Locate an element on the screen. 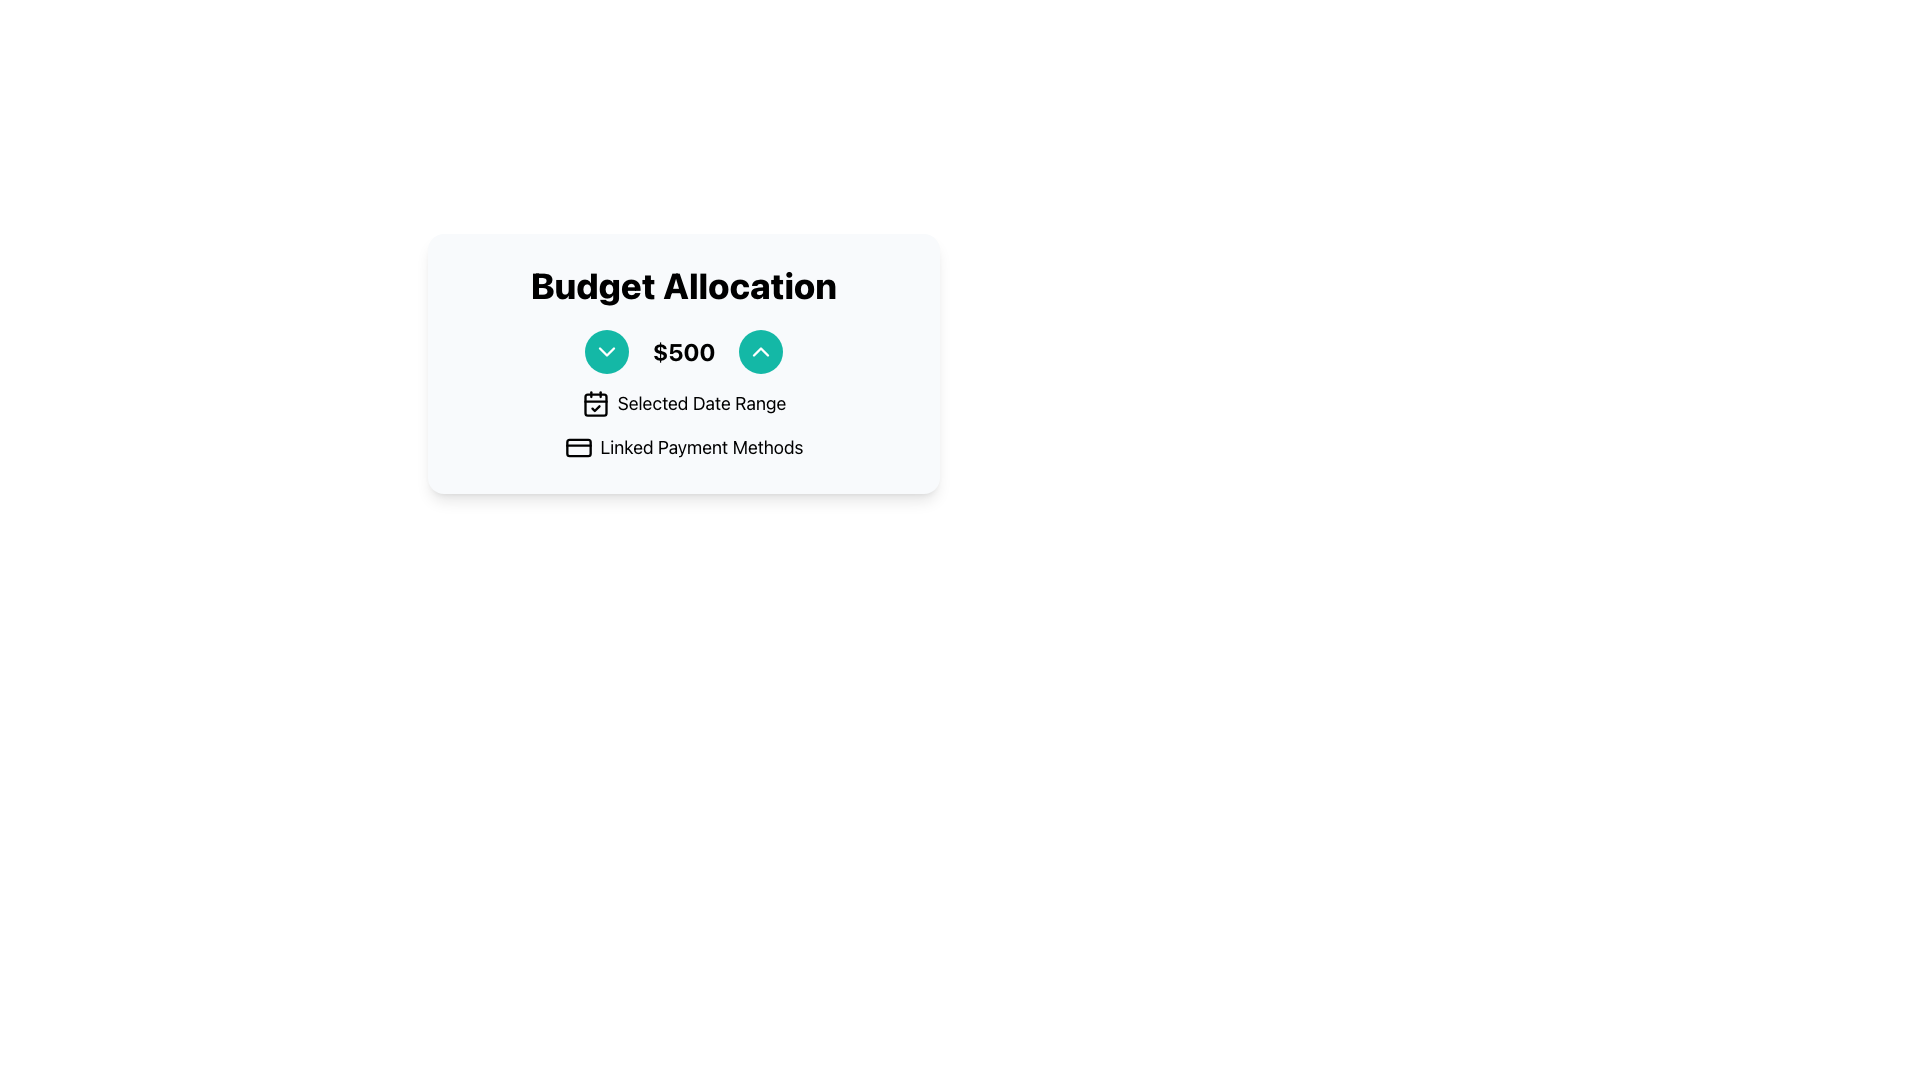 The height and width of the screenshot is (1080, 1920). the Text Display that shows '$500', which is bold and large, located between two teal circular buttons with chevron icons is located at coordinates (684, 350).